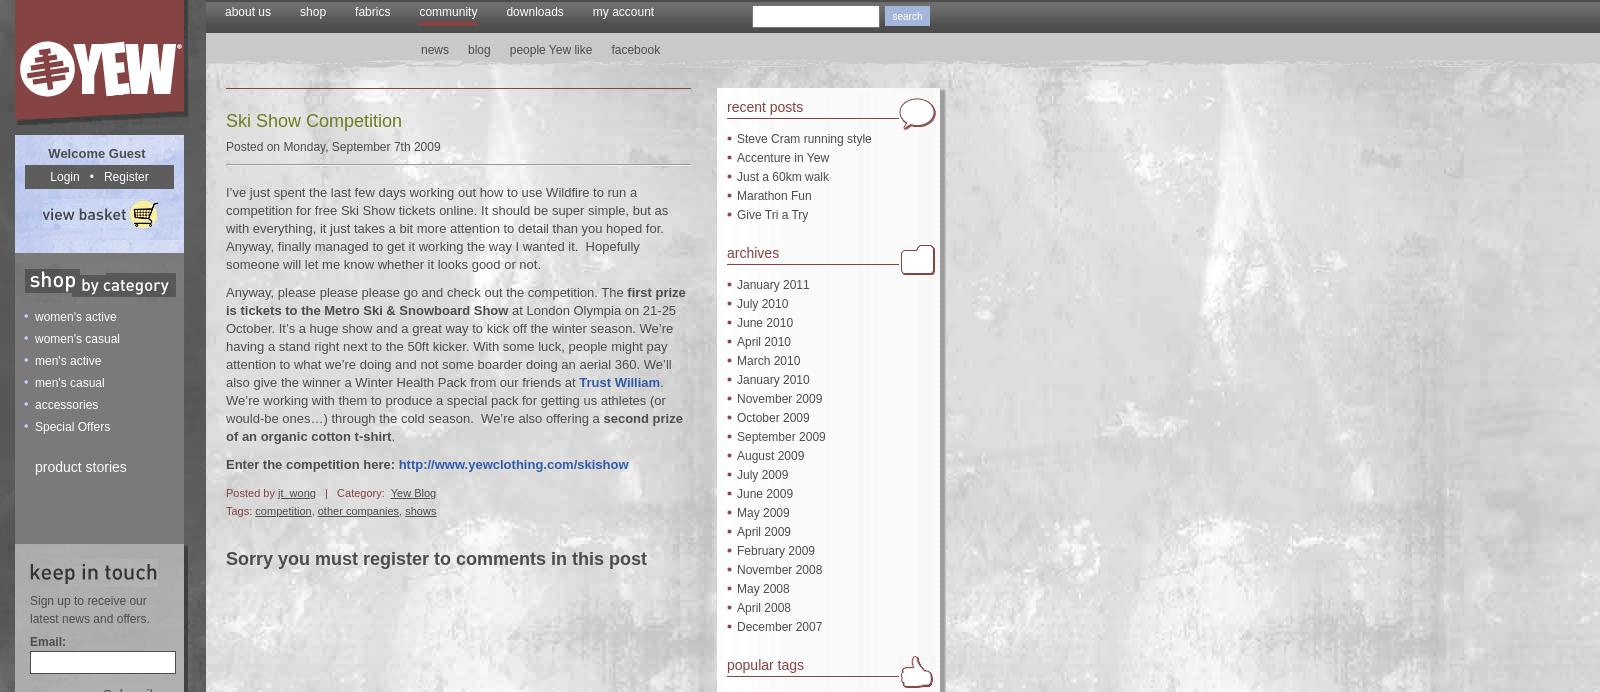 Image resolution: width=1600 pixels, height=692 pixels. What do you see at coordinates (403, 509) in the screenshot?
I see `'shows'` at bounding box center [403, 509].